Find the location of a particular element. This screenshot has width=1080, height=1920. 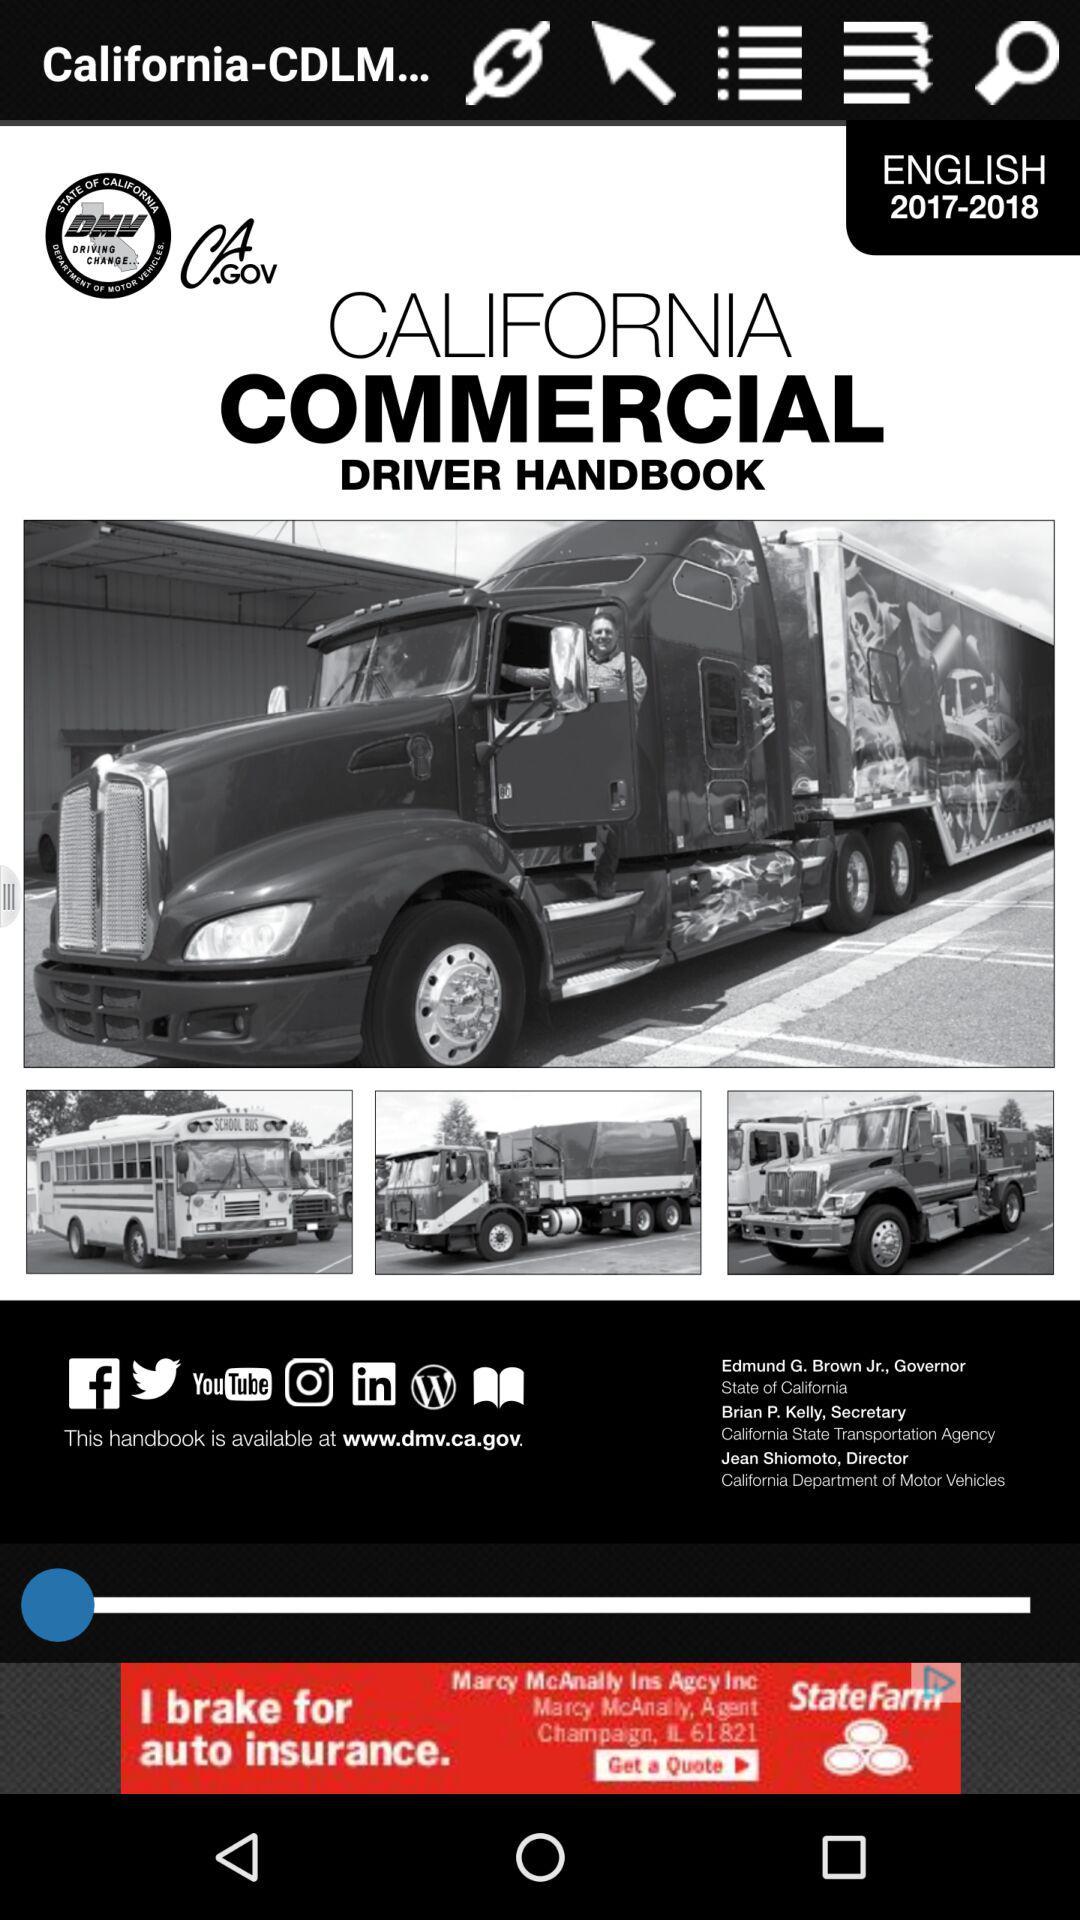

advertisement area is located at coordinates (540, 1727).